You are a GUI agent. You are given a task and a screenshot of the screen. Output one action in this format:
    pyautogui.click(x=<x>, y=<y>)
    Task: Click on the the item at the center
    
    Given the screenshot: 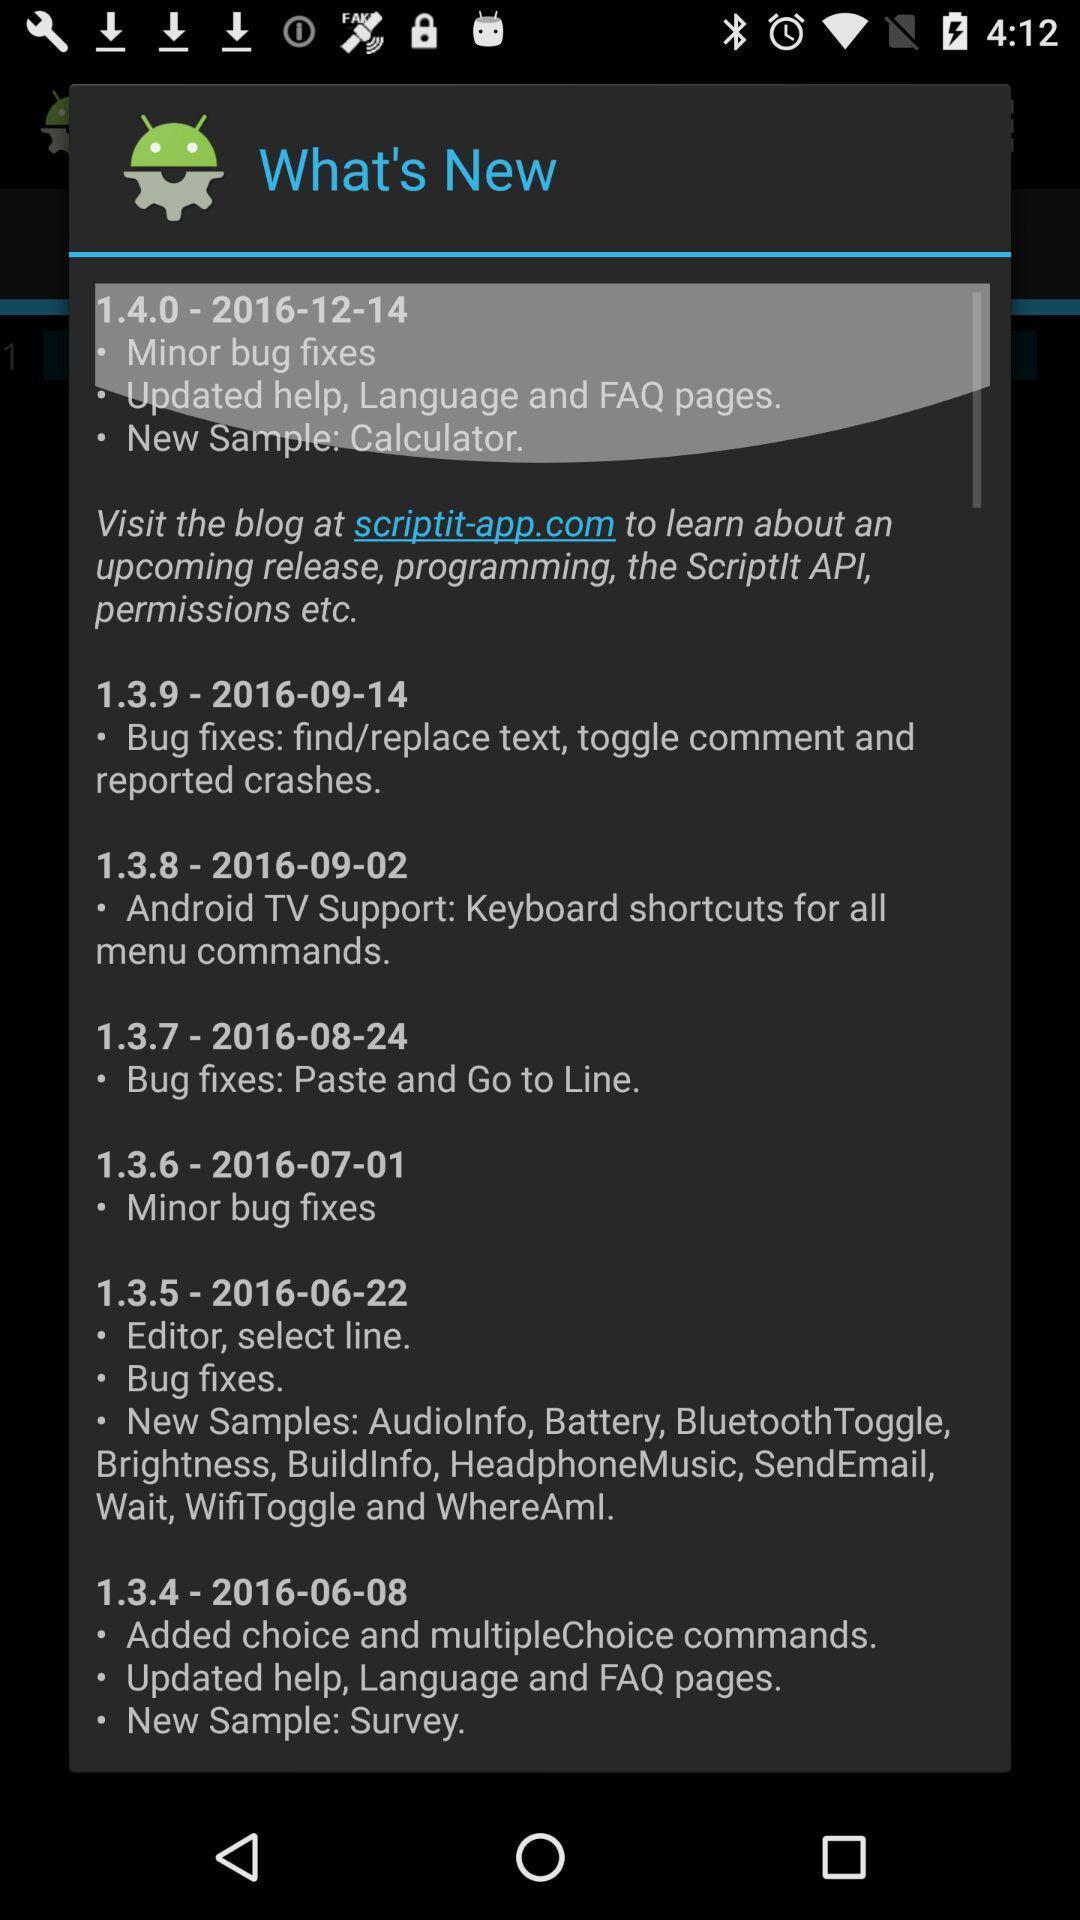 What is the action you would take?
    pyautogui.click(x=542, y=1015)
    